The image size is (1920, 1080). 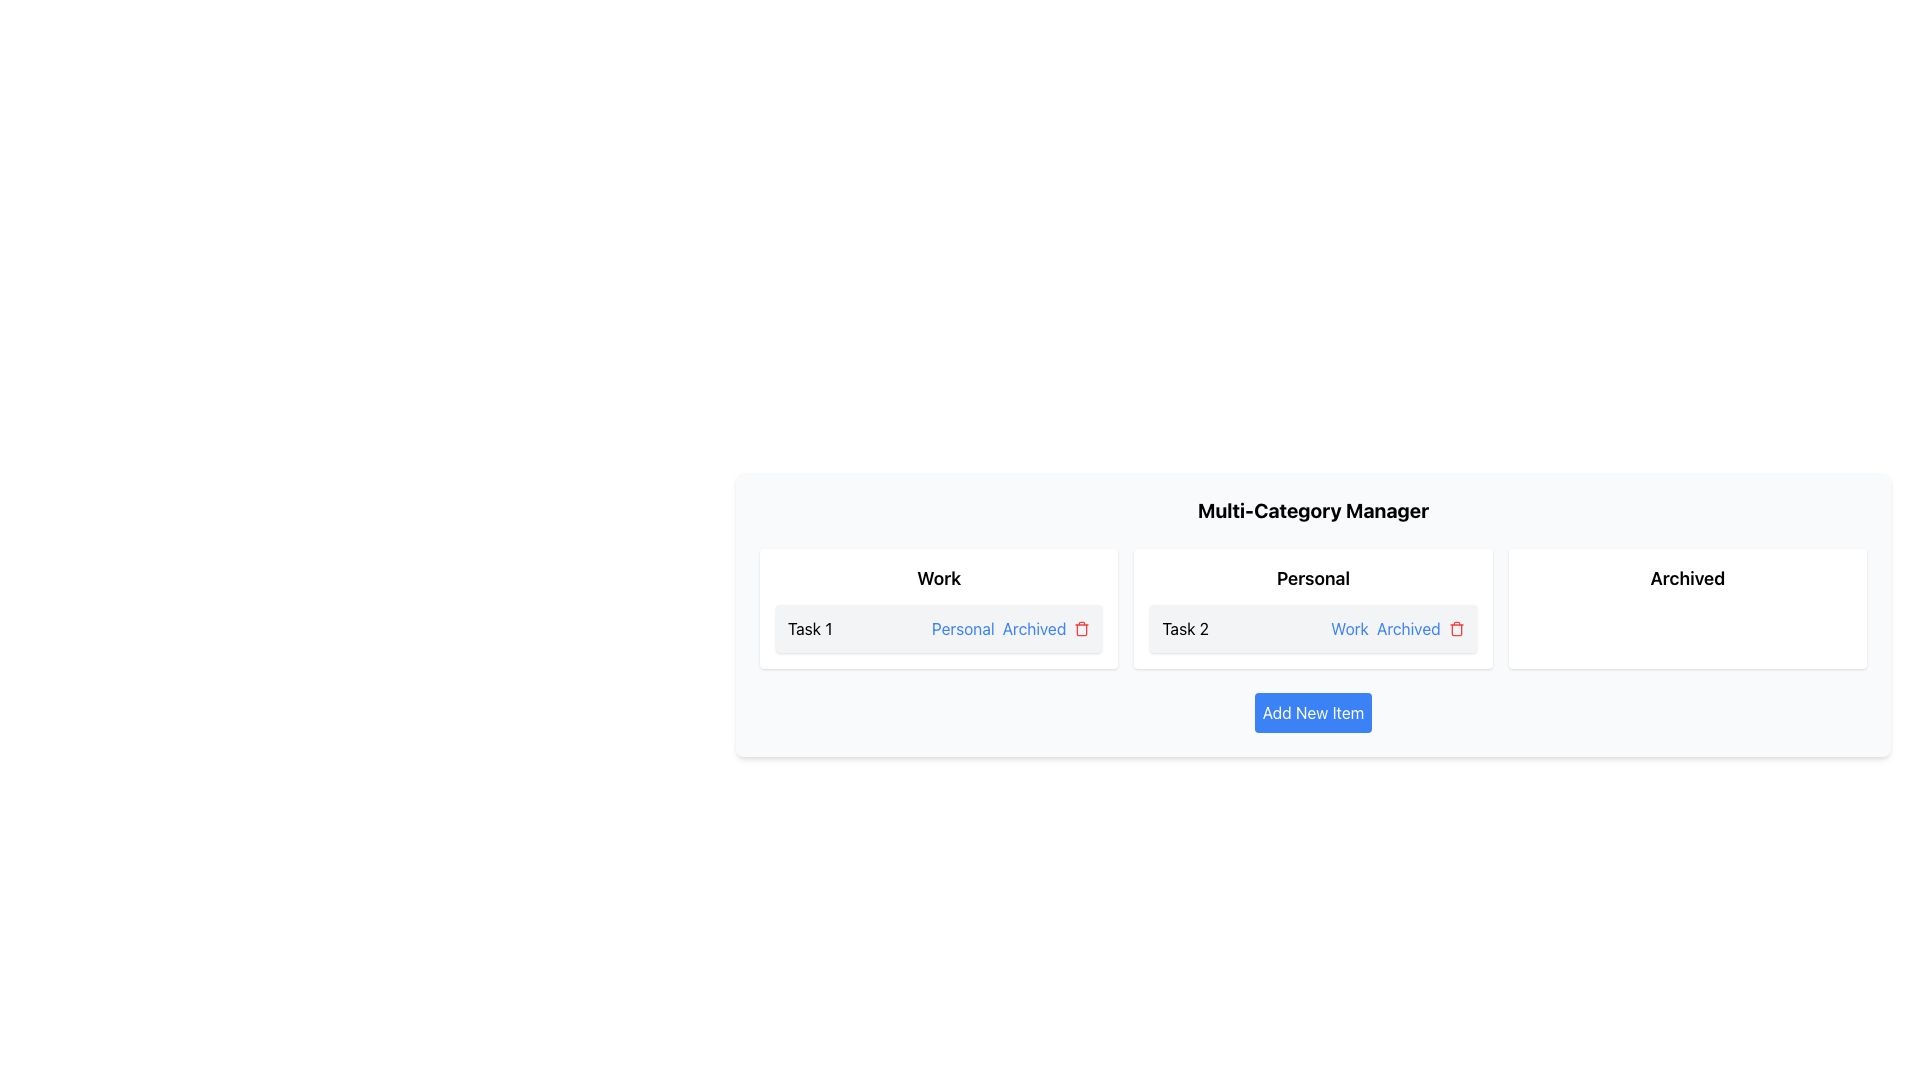 What do you see at coordinates (1313, 578) in the screenshot?
I see `the 'Personal' text label, which is displayed in bold and larger font, indicating a category title under the 'Multi-Category Manager'` at bounding box center [1313, 578].